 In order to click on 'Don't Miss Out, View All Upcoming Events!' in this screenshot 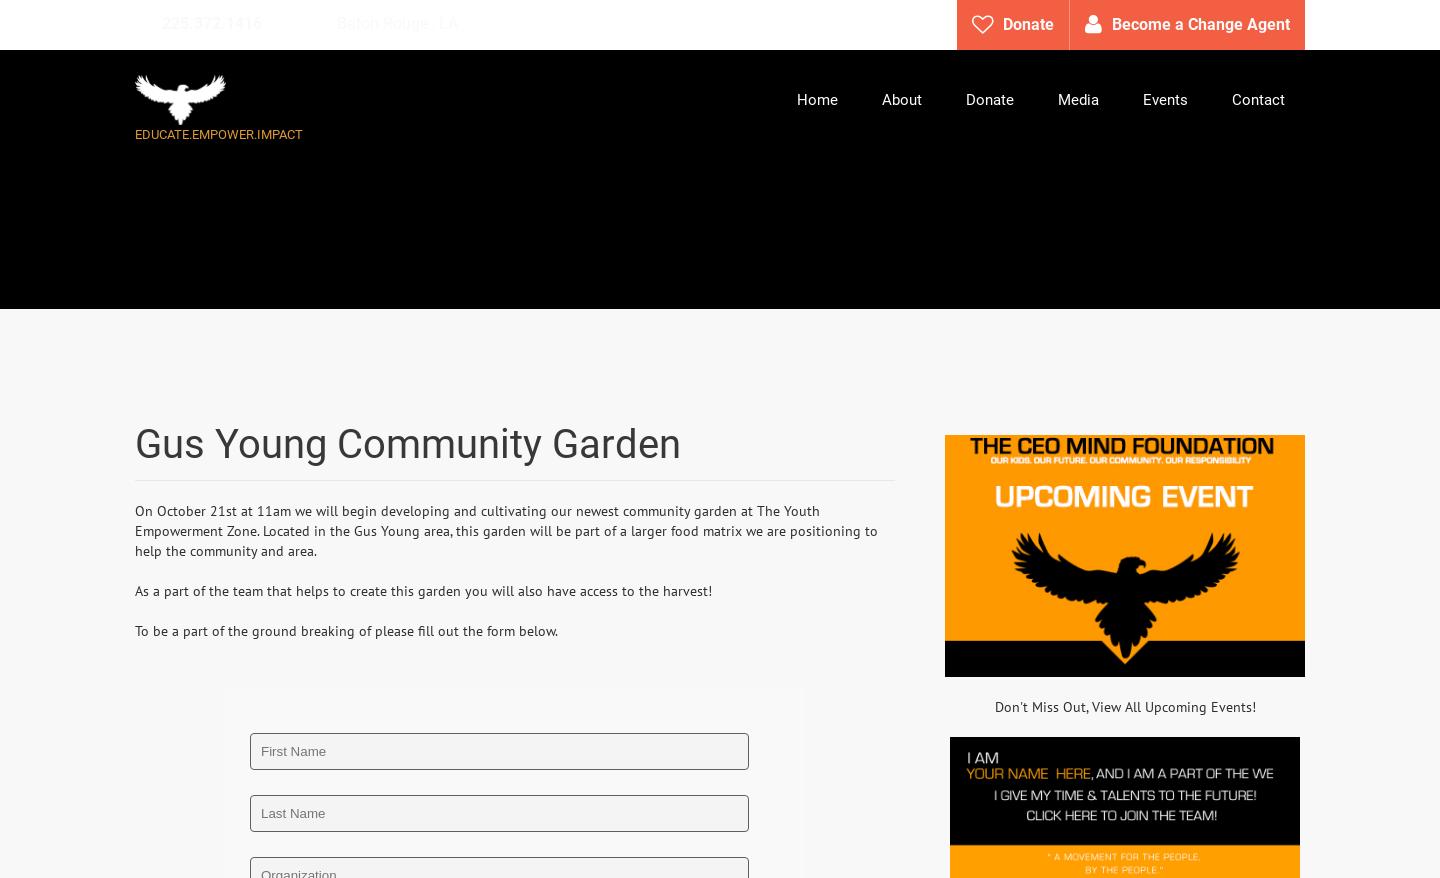, I will do `click(1123, 704)`.